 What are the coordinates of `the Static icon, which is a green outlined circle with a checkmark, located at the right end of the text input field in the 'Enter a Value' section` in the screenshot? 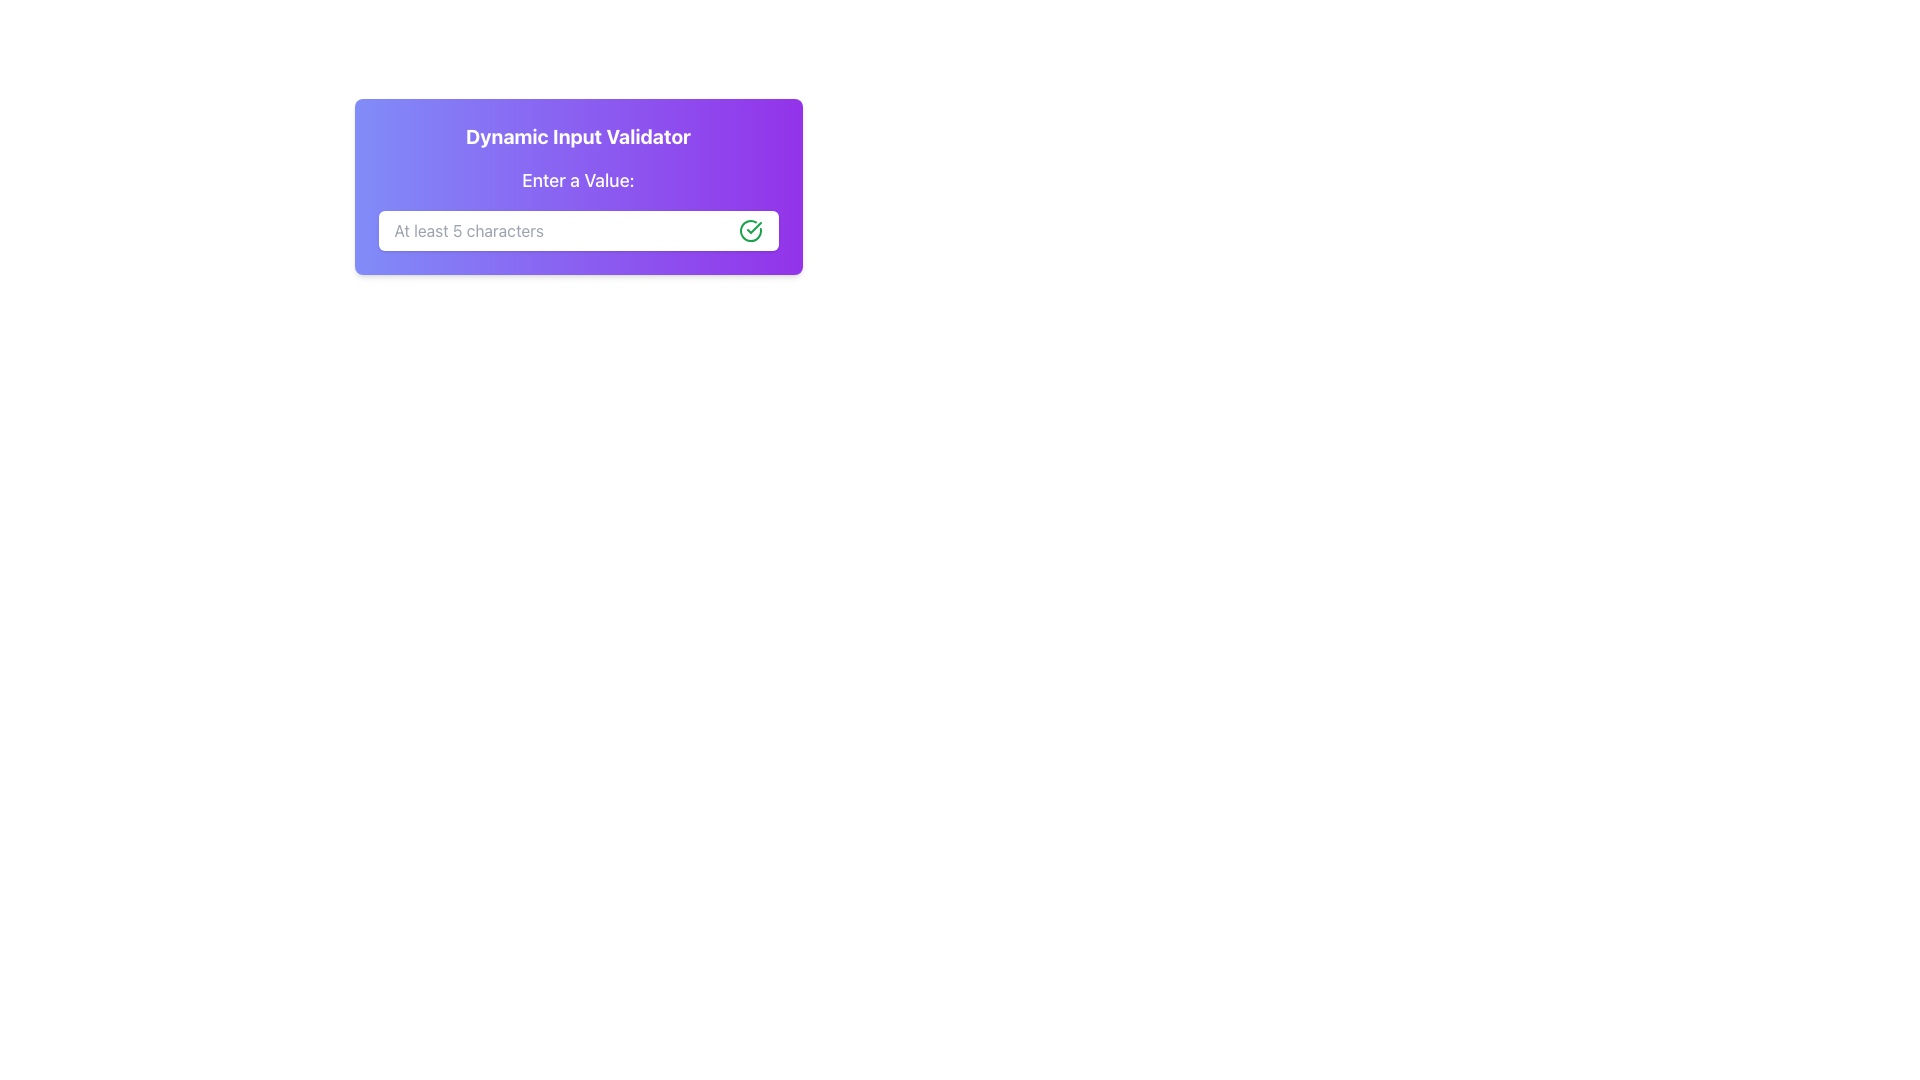 It's located at (749, 230).